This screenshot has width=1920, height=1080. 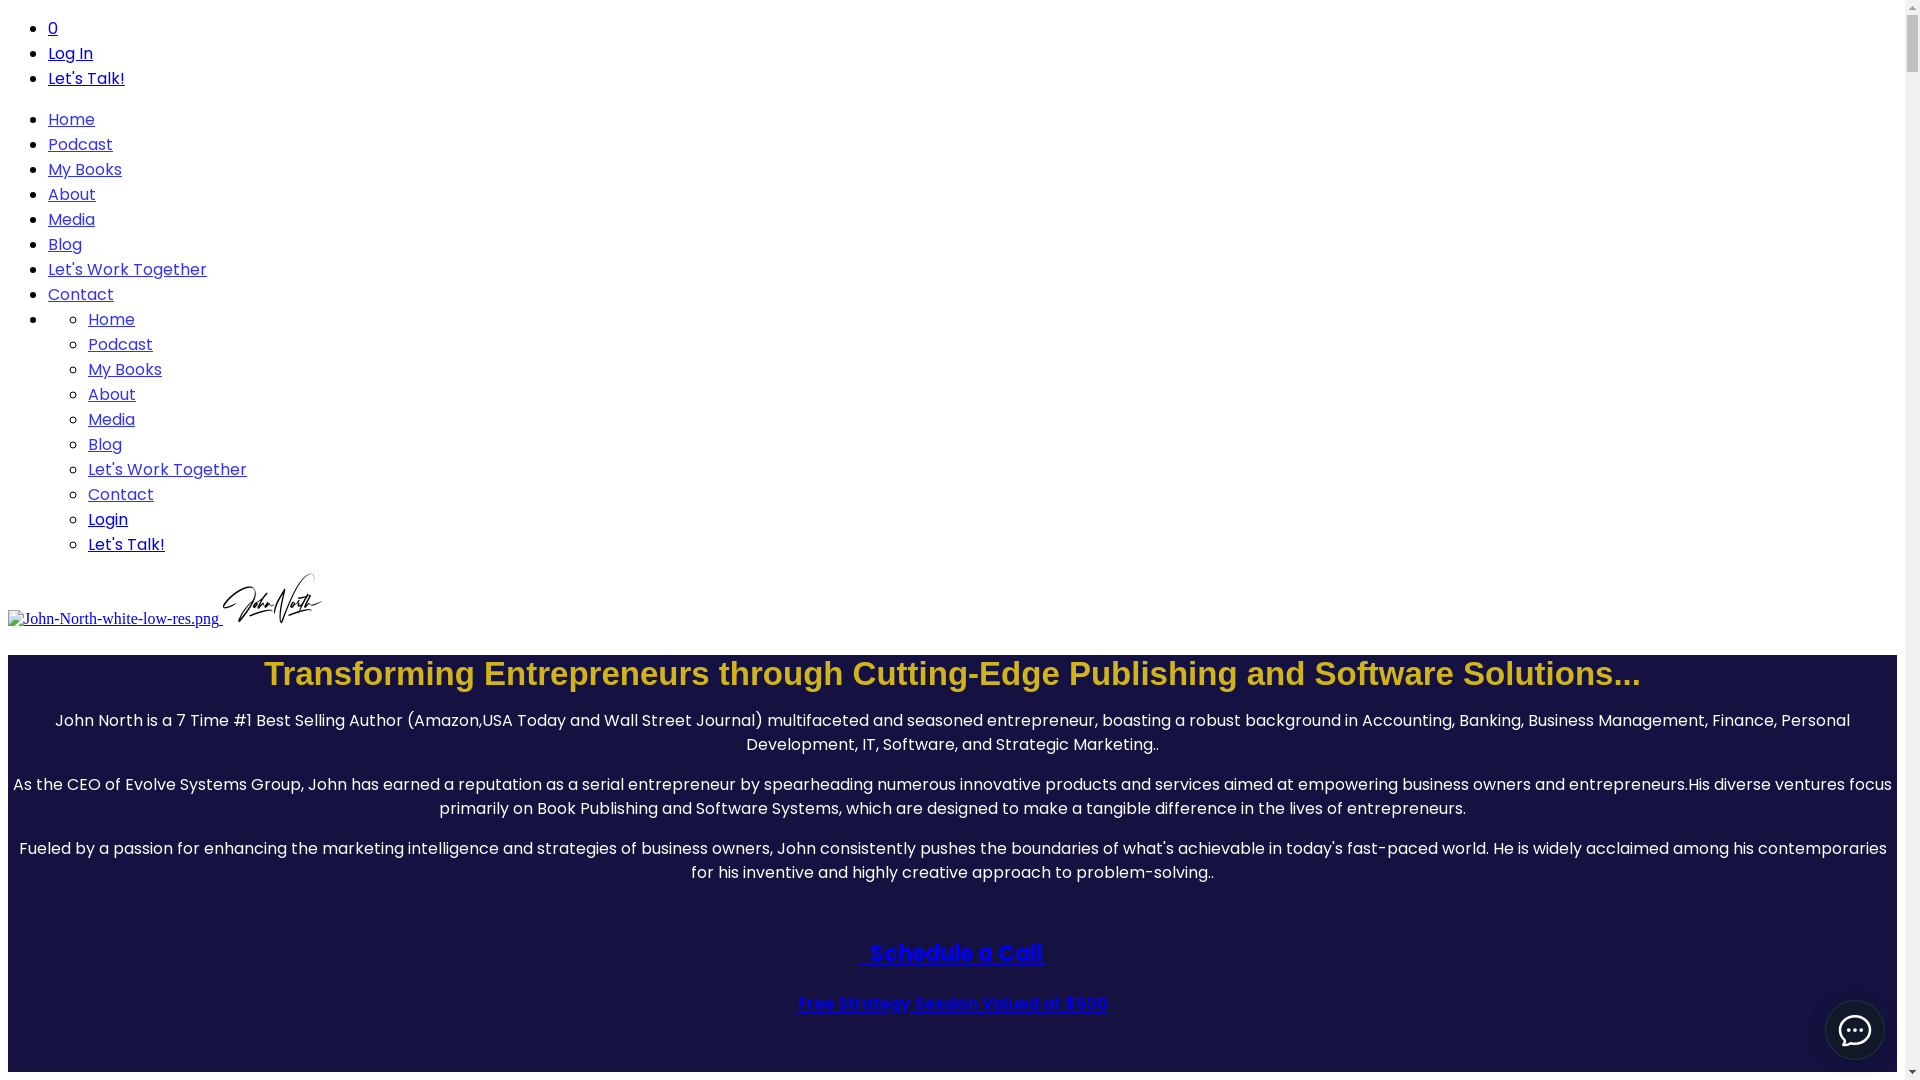 What do you see at coordinates (86, 494) in the screenshot?
I see `'Contact'` at bounding box center [86, 494].